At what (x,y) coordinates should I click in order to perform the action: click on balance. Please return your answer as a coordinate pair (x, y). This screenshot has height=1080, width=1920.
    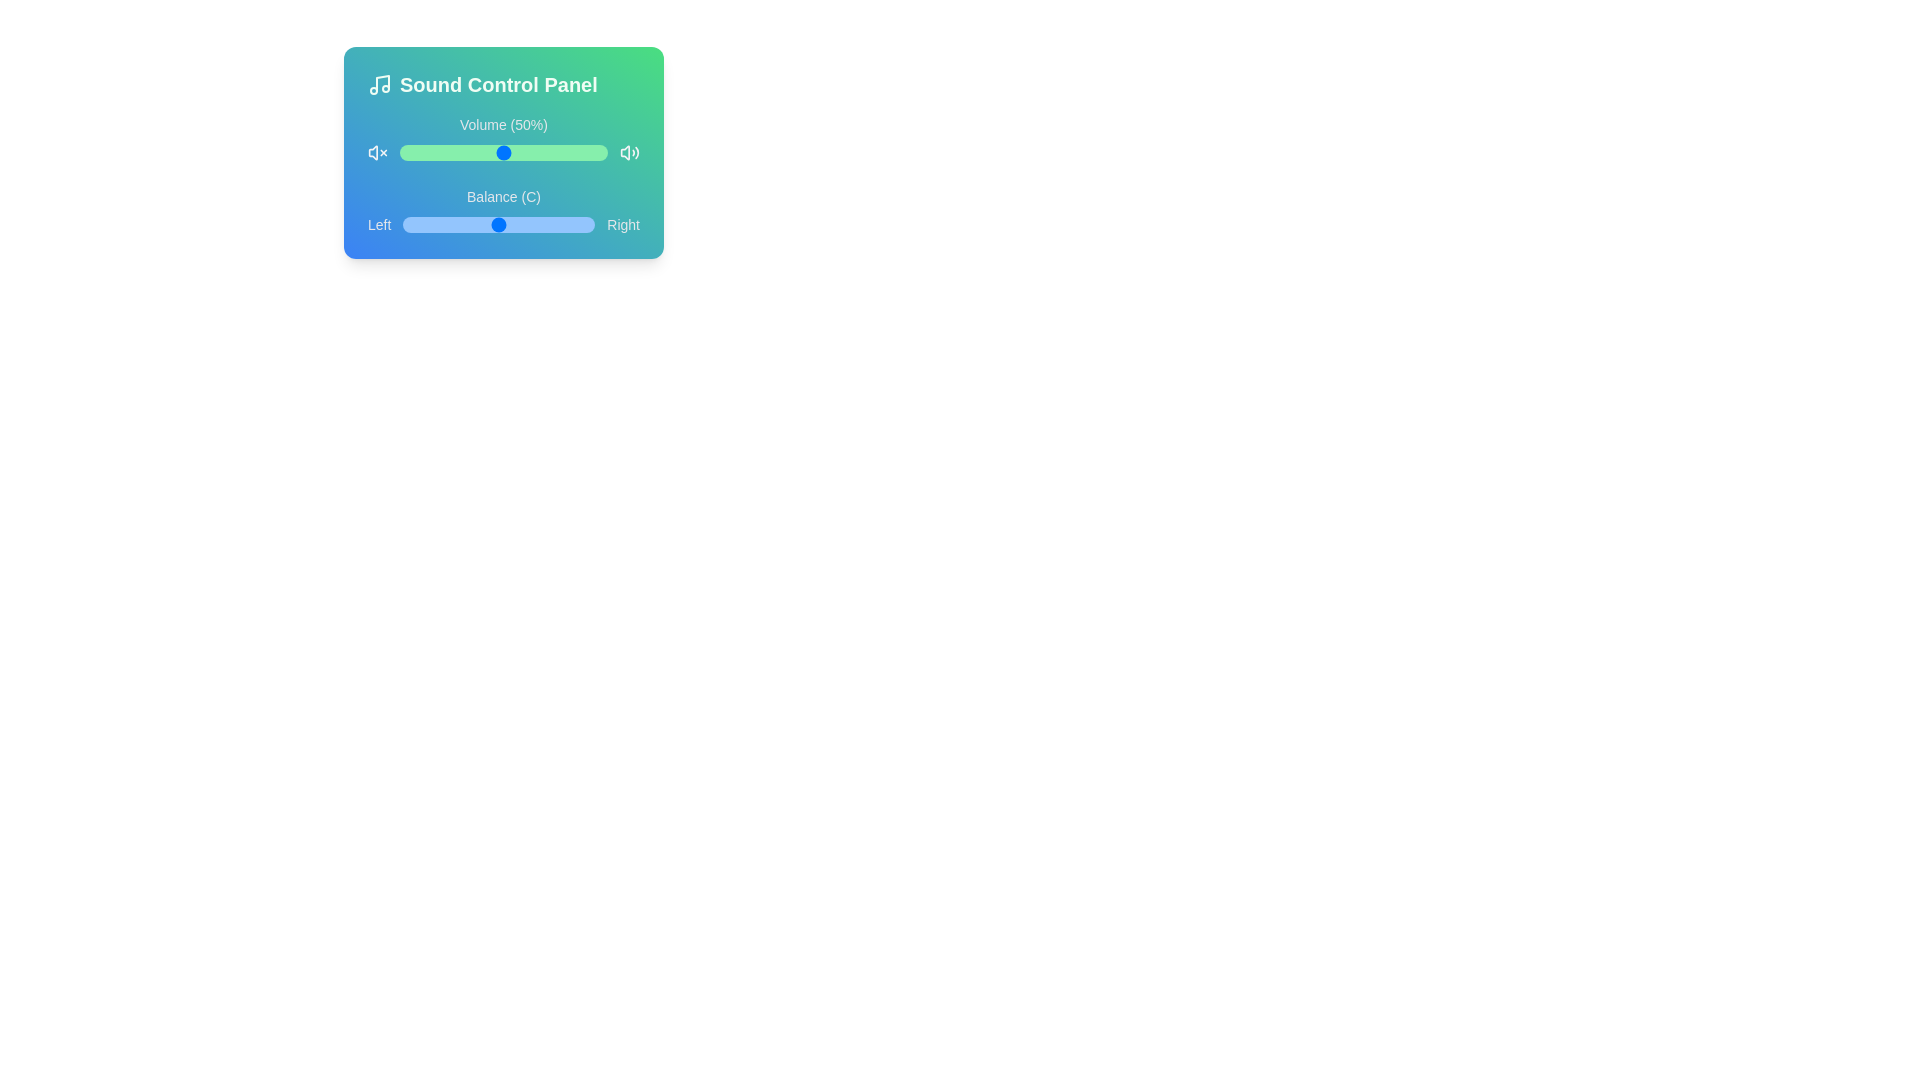
    Looking at the image, I should click on (491, 224).